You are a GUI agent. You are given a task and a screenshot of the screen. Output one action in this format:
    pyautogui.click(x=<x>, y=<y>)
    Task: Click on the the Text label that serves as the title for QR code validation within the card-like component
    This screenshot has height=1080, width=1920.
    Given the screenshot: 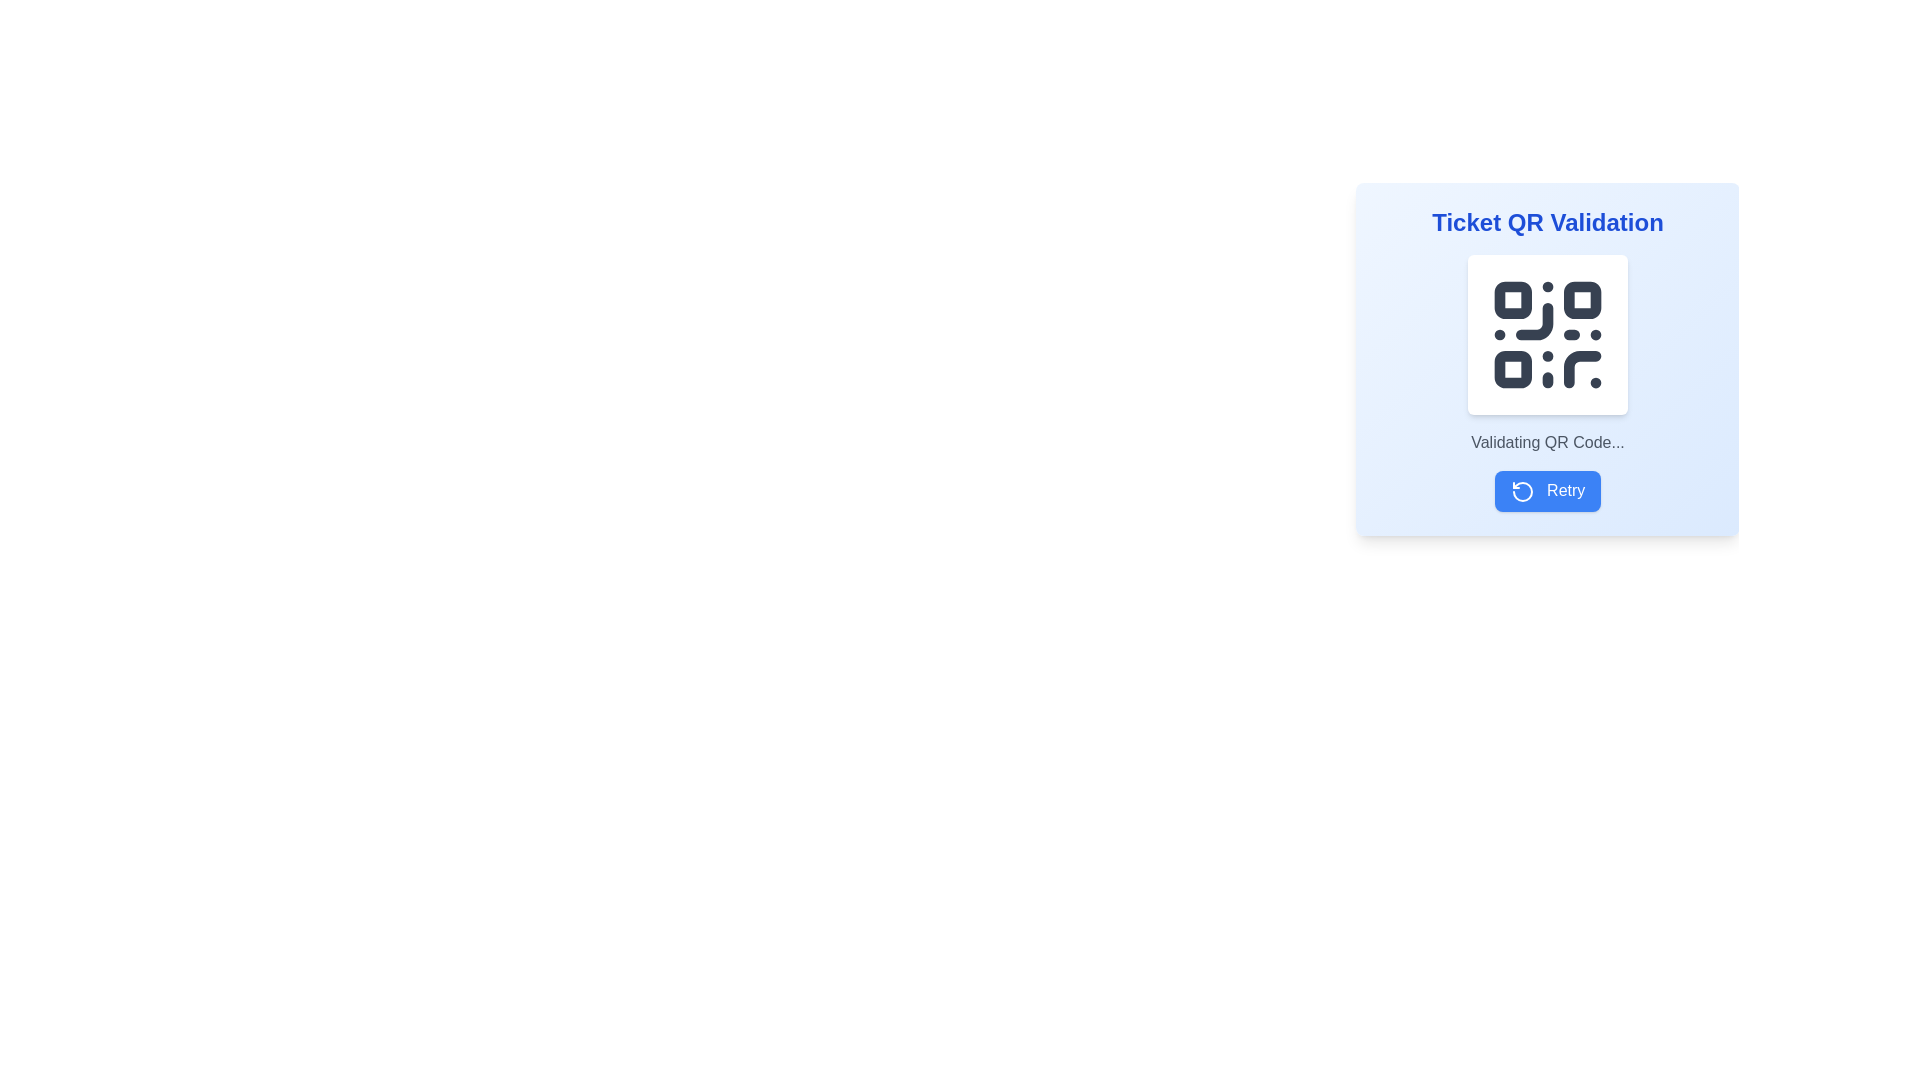 What is the action you would take?
    pyautogui.click(x=1547, y=223)
    